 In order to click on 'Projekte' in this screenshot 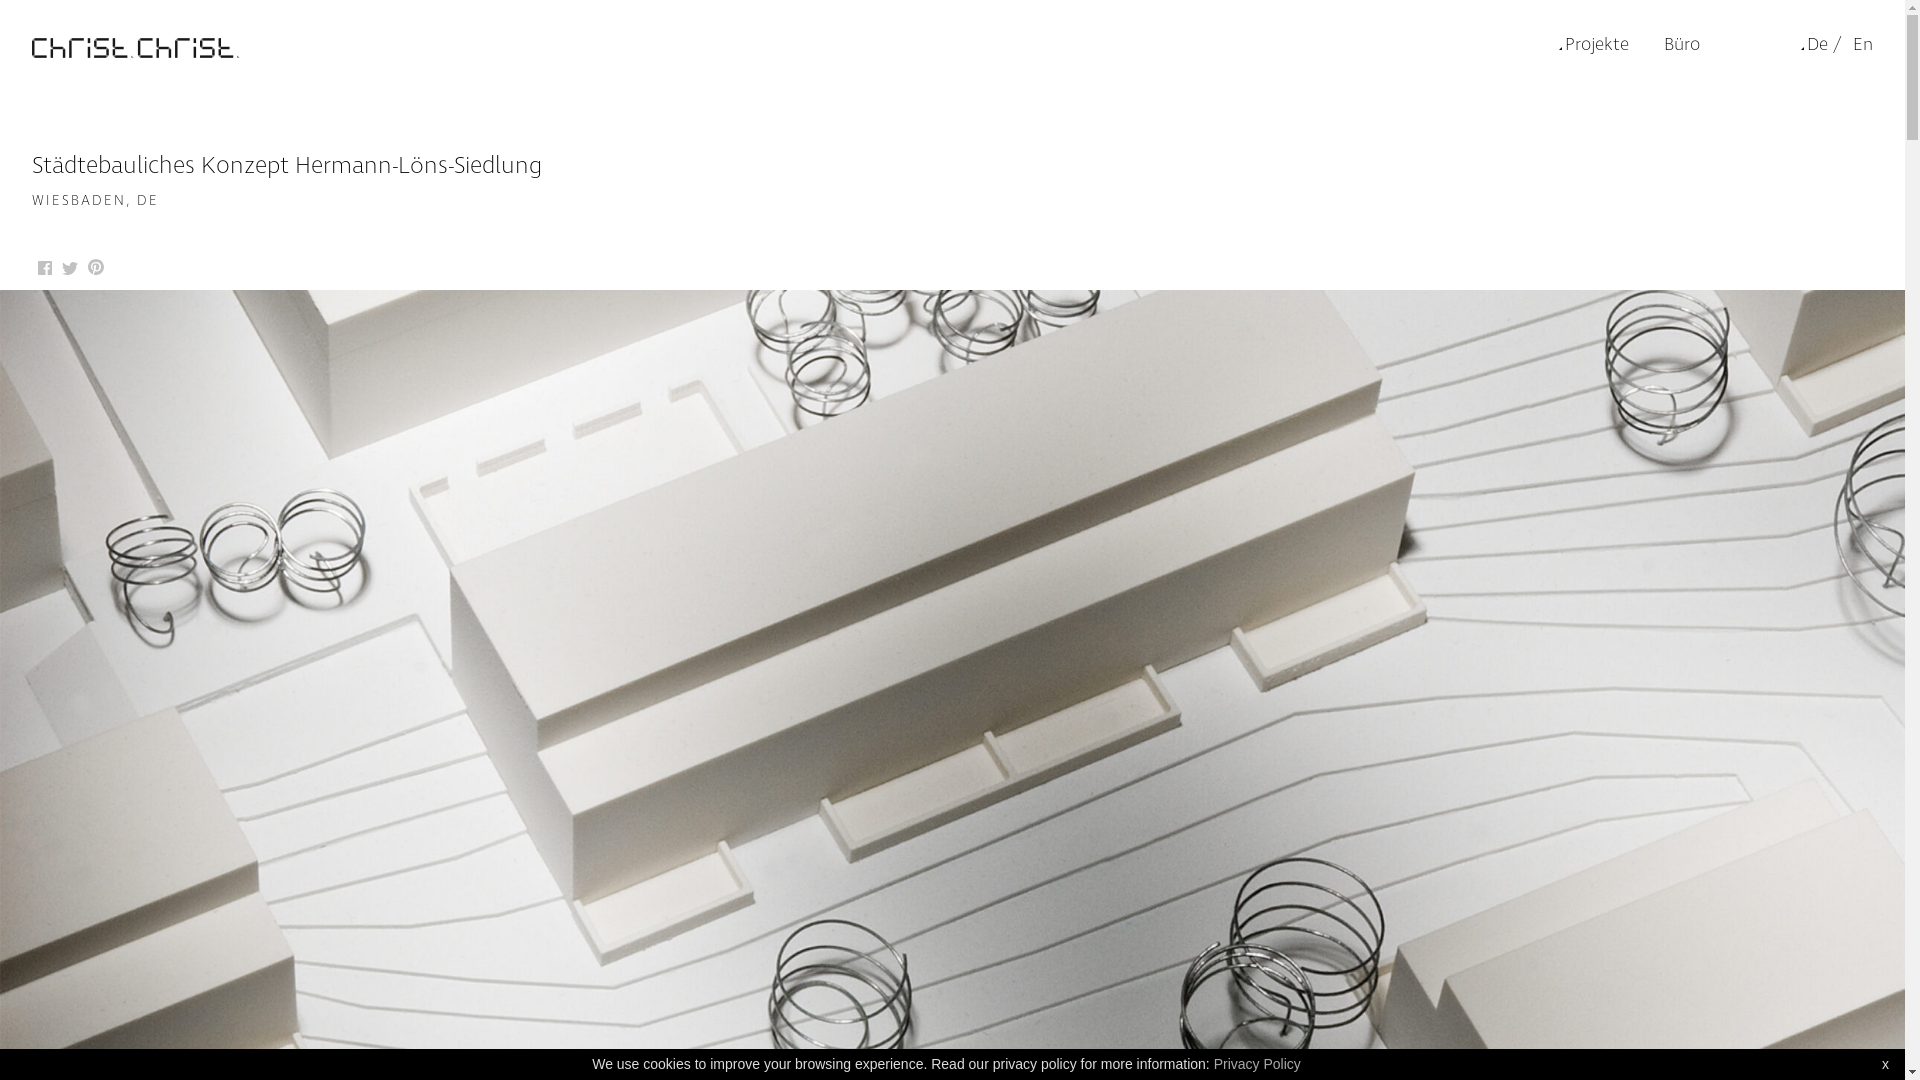, I will do `click(1558, 44)`.